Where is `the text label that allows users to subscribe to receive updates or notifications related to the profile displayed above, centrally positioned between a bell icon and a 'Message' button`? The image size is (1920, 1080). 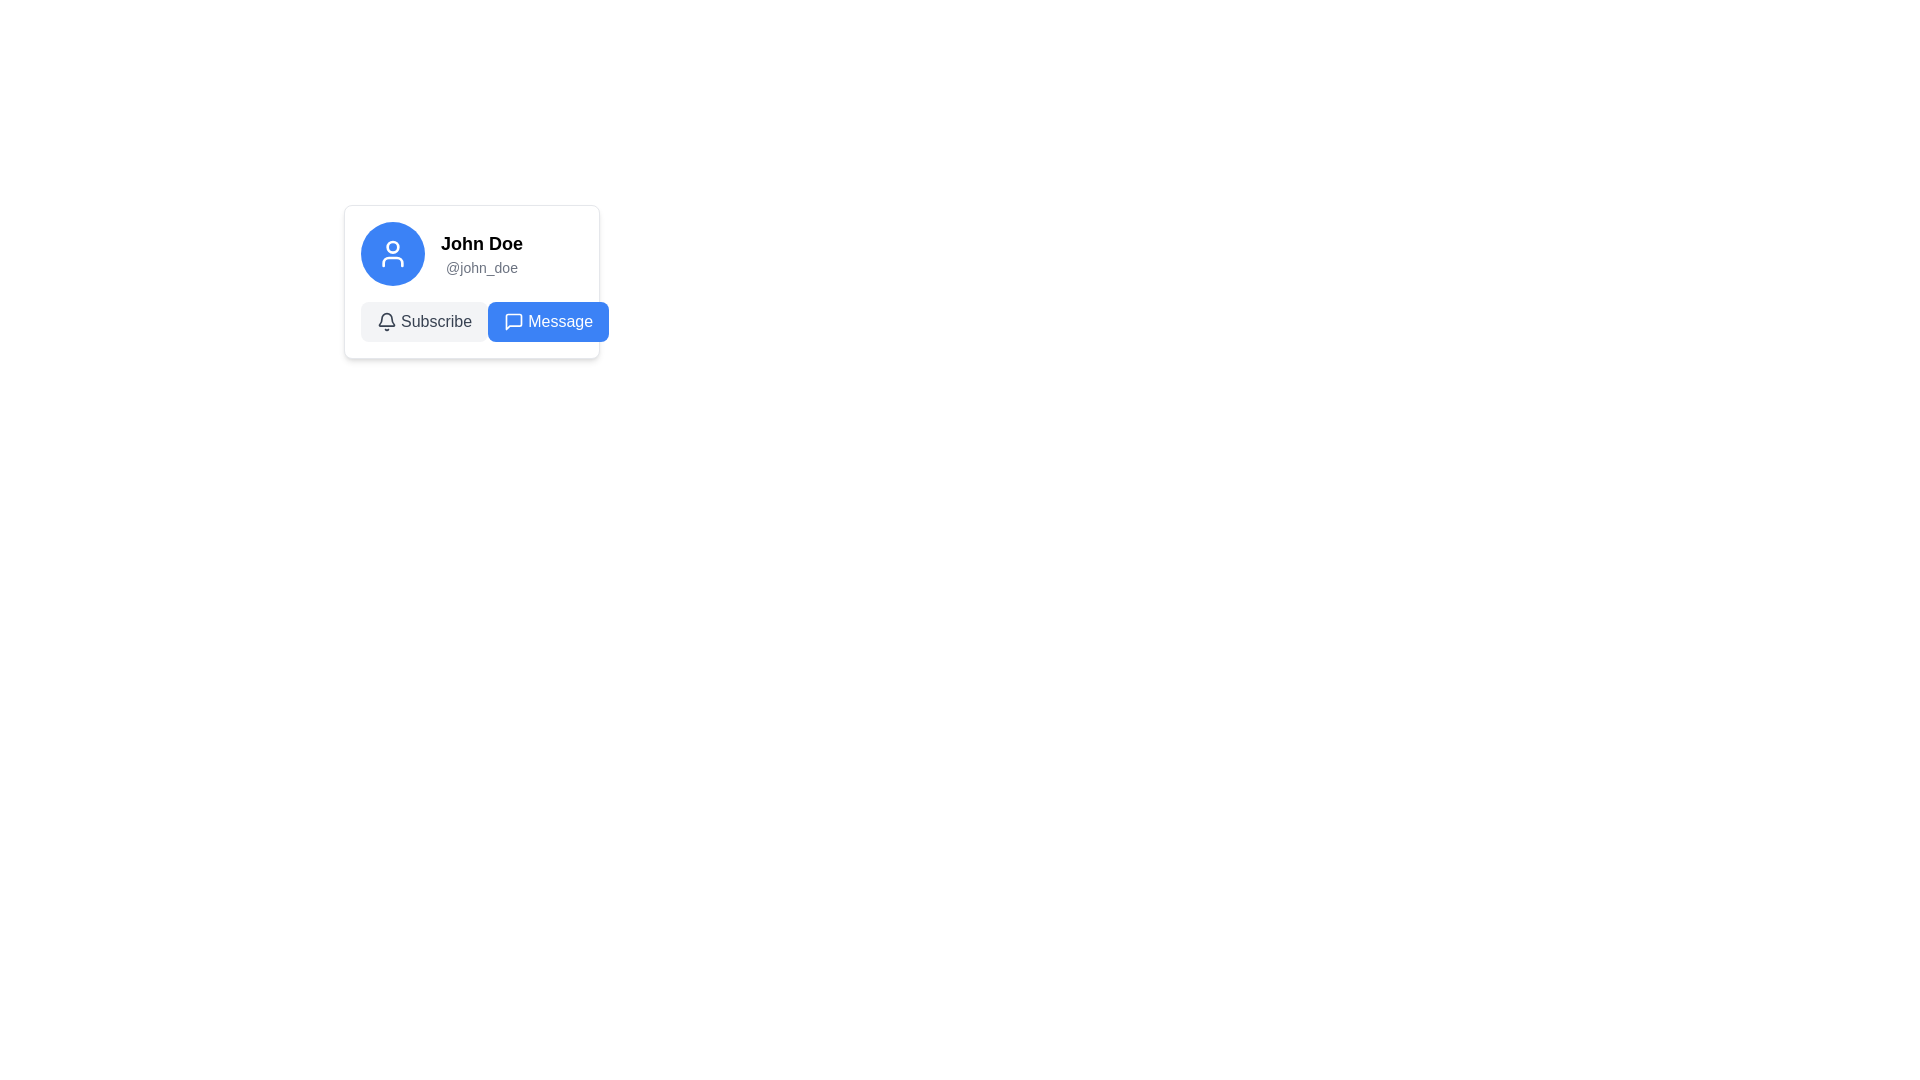 the text label that allows users to subscribe to receive updates or notifications related to the profile displayed above, centrally positioned between a bell icon and a 'Message' button is located at coordinates (435, 320).